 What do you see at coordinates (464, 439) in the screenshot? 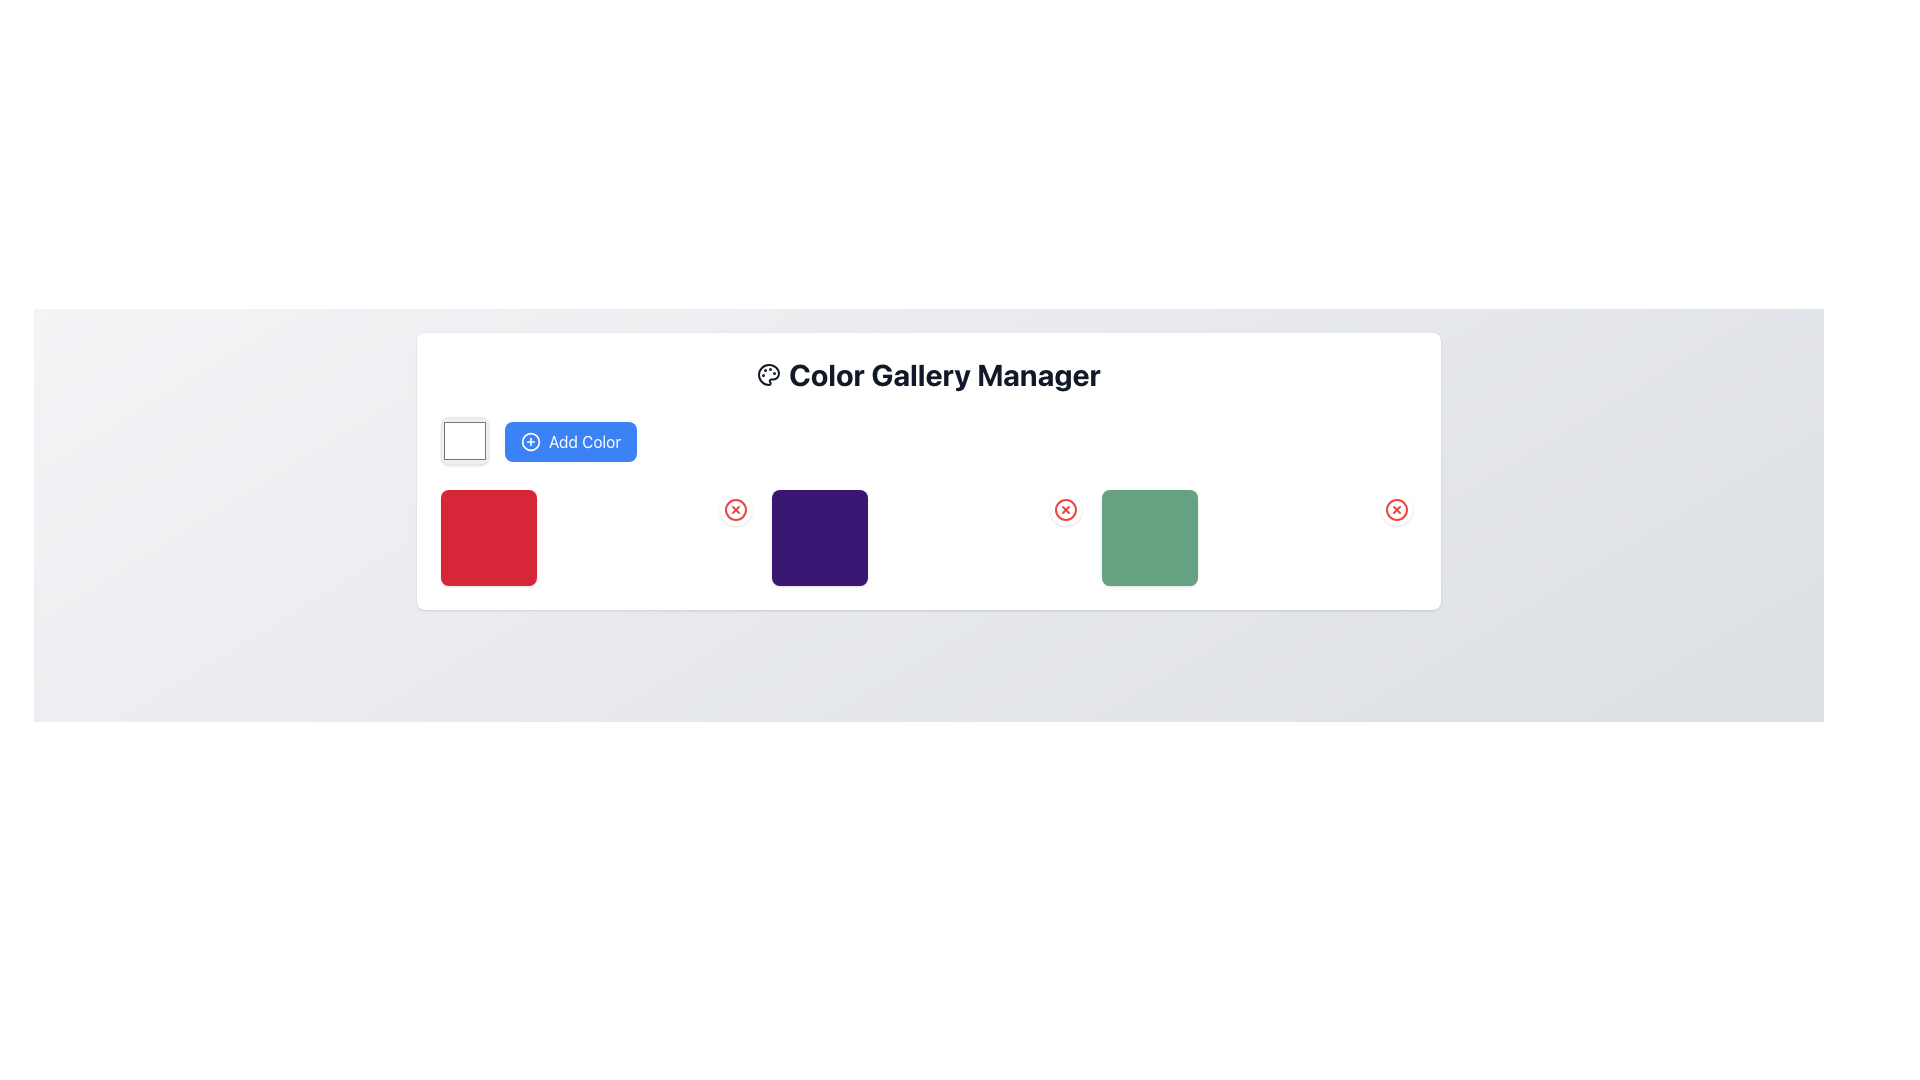
I see `the square color picker input field with rounded corners located to the left of the blue 'Add Color' button in the 'Add Color' section` at bounding box center [464, 439].